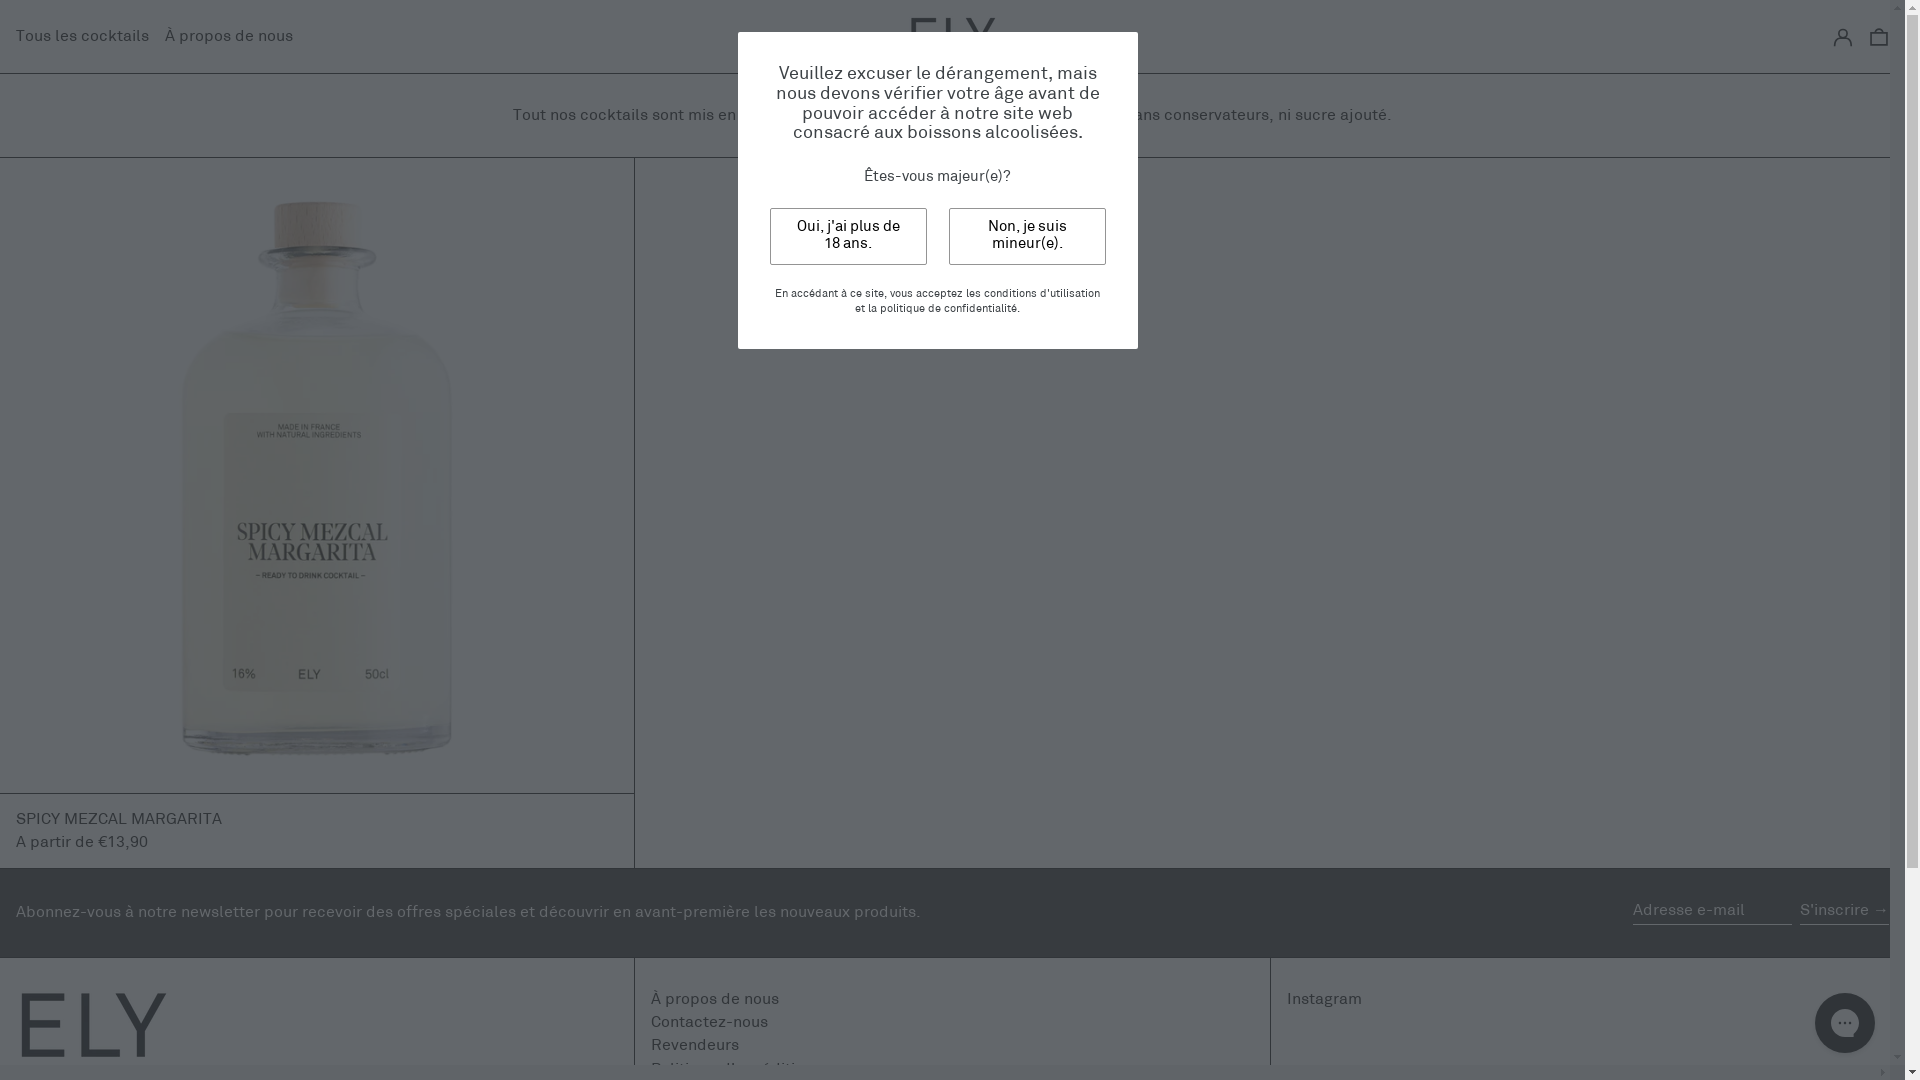  Describe the element at coordinates (81, 36) in the screenshot. I see `'Tous les cocktails'` at that location.